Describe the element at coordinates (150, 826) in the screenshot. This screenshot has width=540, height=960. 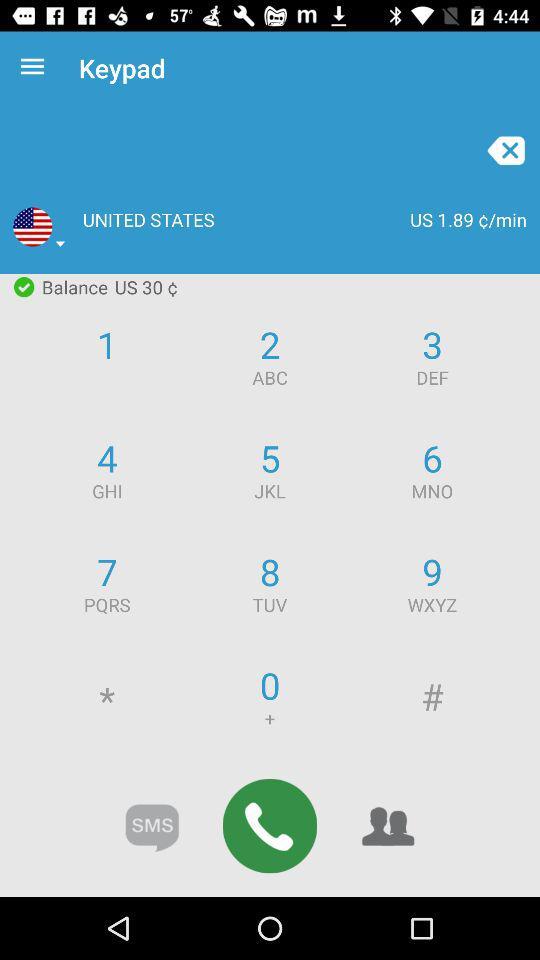
I see `the chat icon` at that location.